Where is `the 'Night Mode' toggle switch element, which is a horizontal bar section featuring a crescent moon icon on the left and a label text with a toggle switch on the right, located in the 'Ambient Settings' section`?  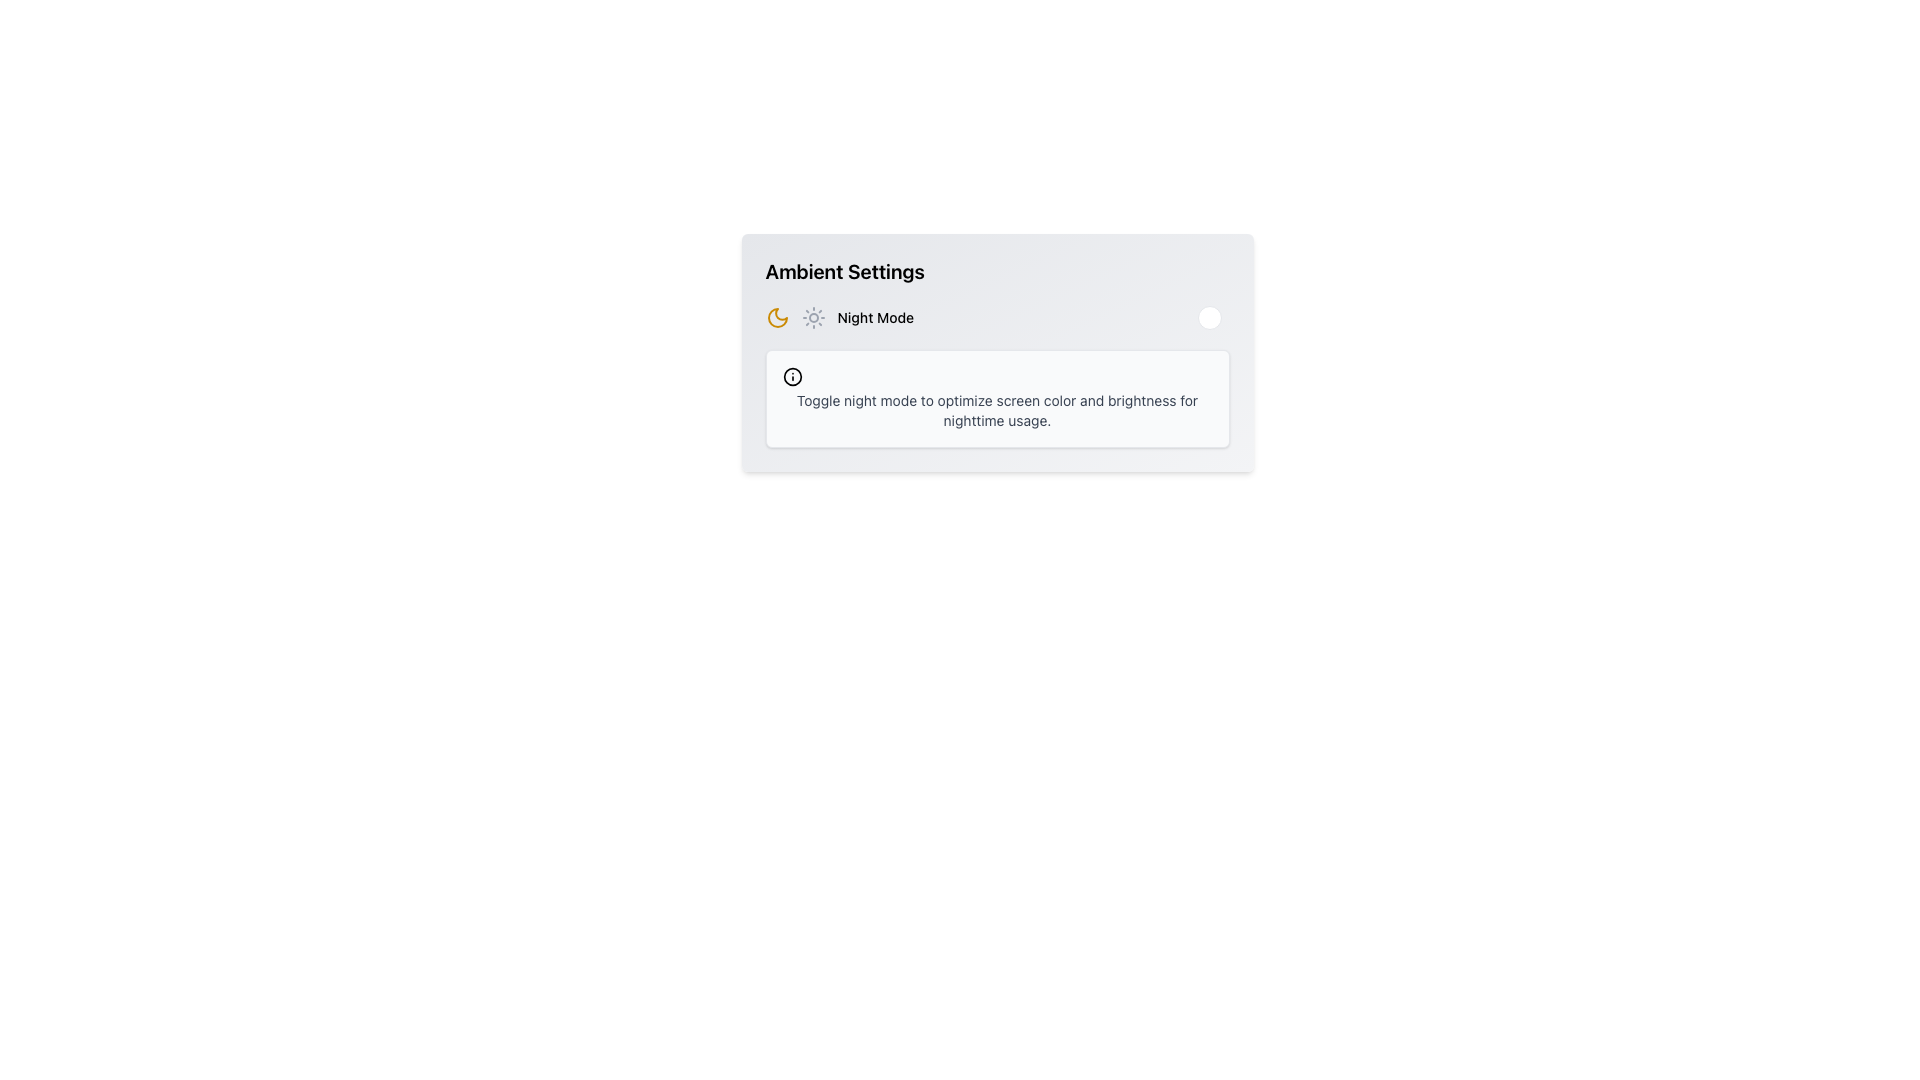
the 'Night Mode' toggle switch element, which is a horizontal bar section featuring a crescent moon icon on the left and a label text with a toggle switch on the right, located in the 'Ambient Settings' section is located at coordinates (997, 316).